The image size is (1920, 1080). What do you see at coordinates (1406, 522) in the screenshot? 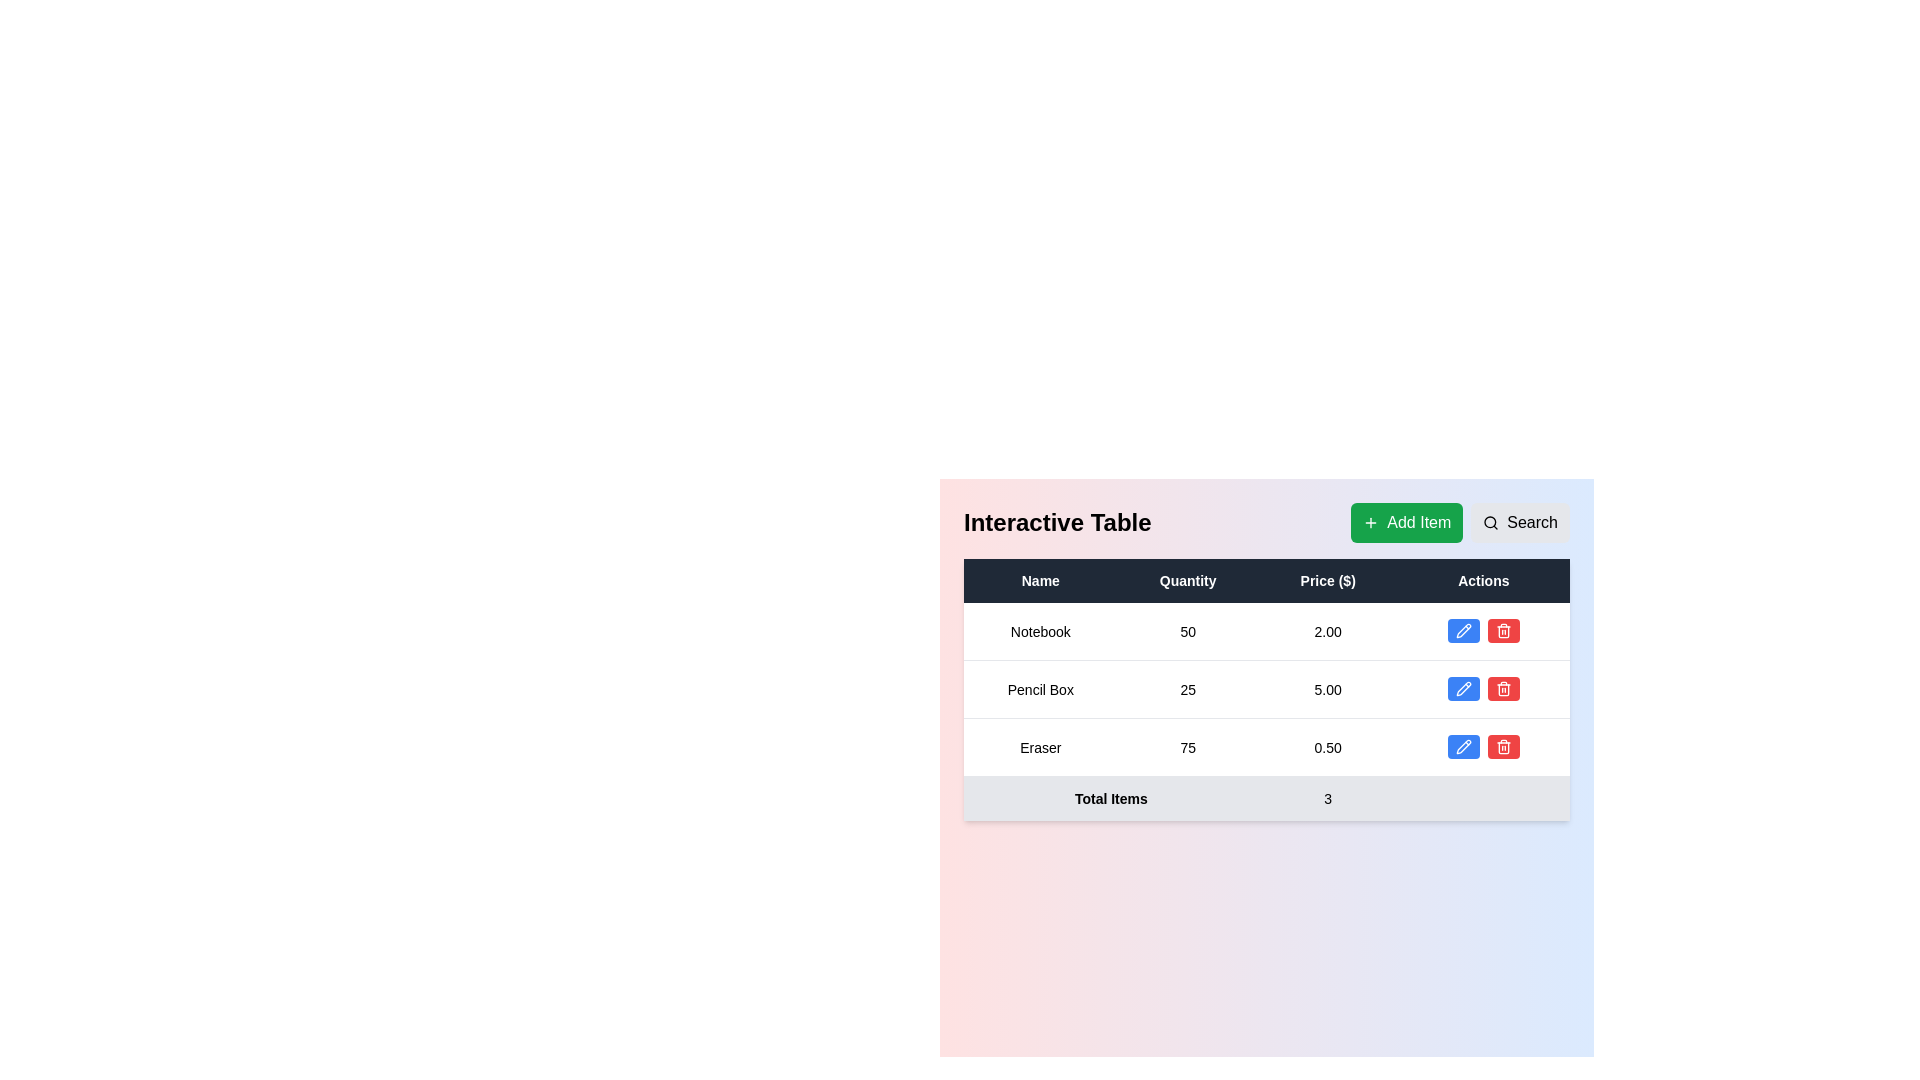
I see `the green button labeled 'Add Item' with a '+' symbol` at bounding box center [1406, 522].